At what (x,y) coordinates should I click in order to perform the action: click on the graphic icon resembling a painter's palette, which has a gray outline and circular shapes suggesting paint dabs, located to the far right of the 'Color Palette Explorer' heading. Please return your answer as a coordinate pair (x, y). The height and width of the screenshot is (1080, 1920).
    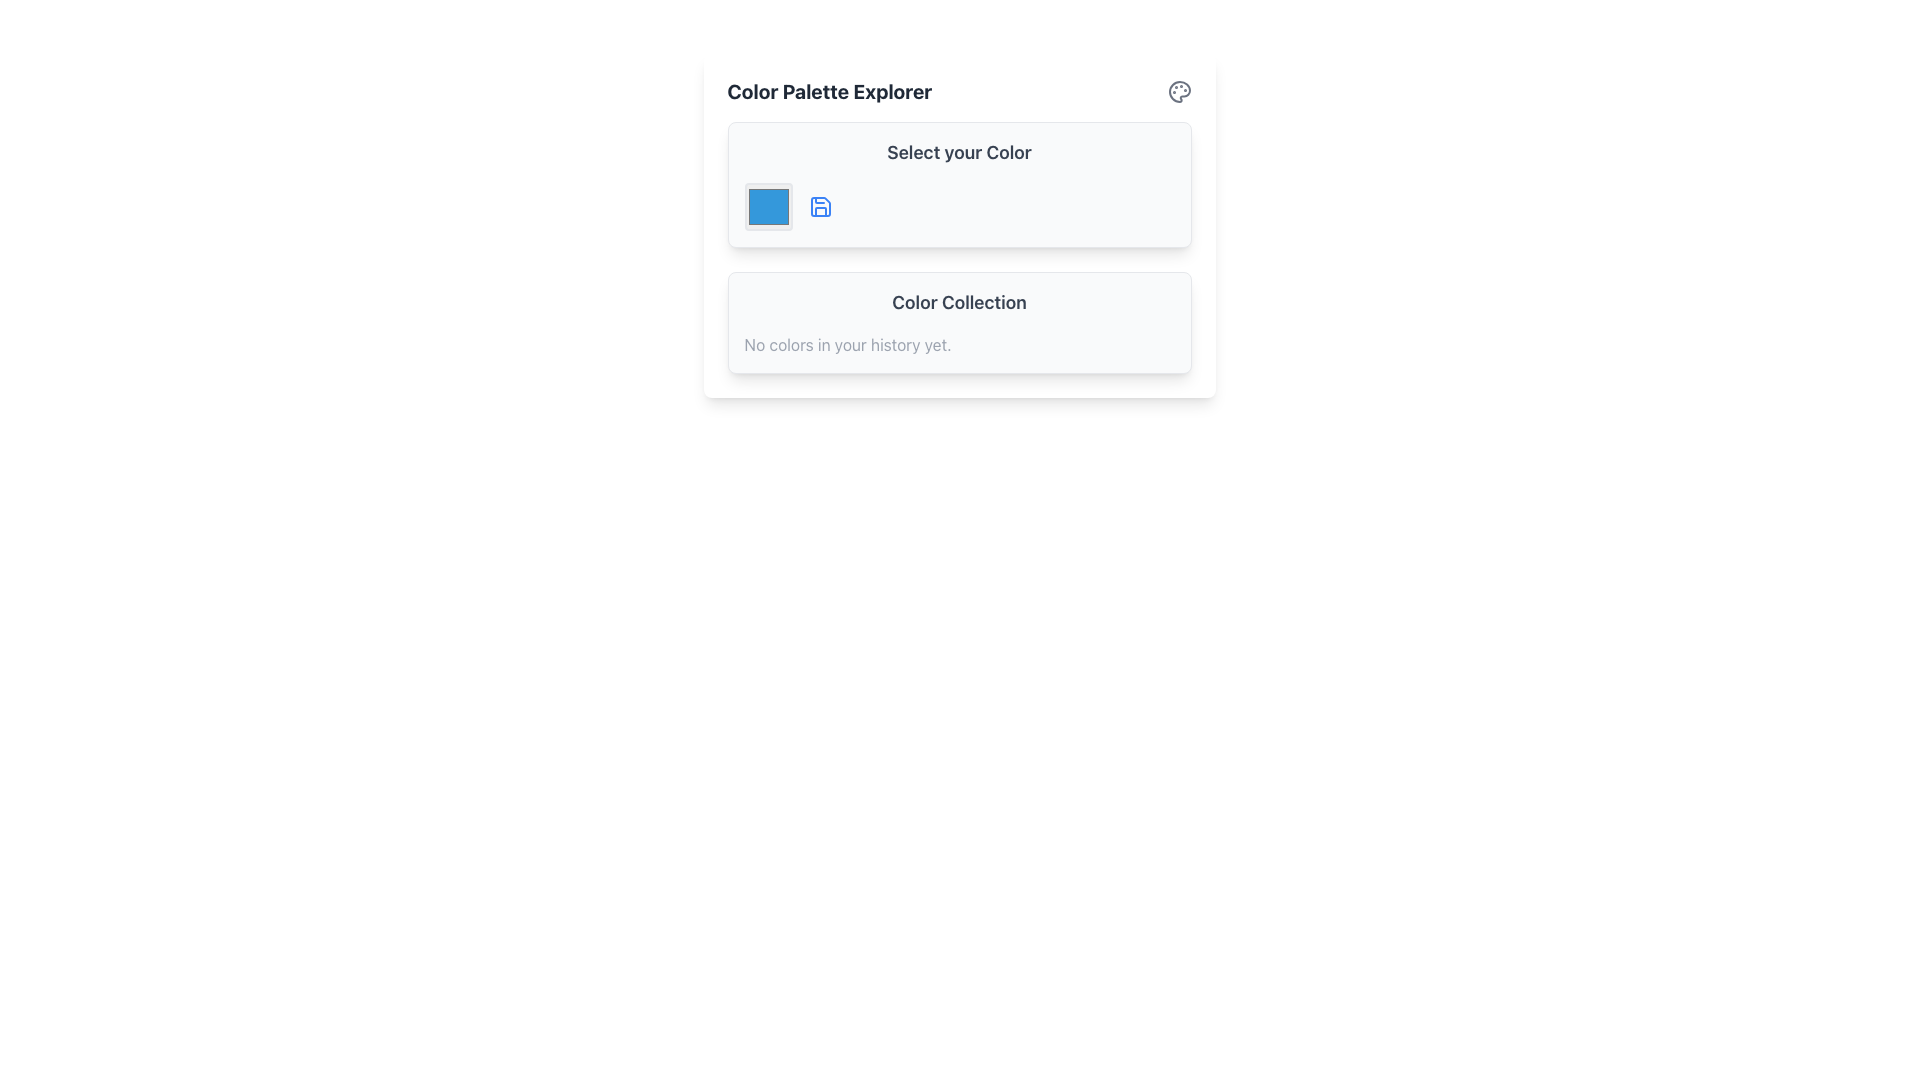
    Looking at the image, I should click on (1179, 92).